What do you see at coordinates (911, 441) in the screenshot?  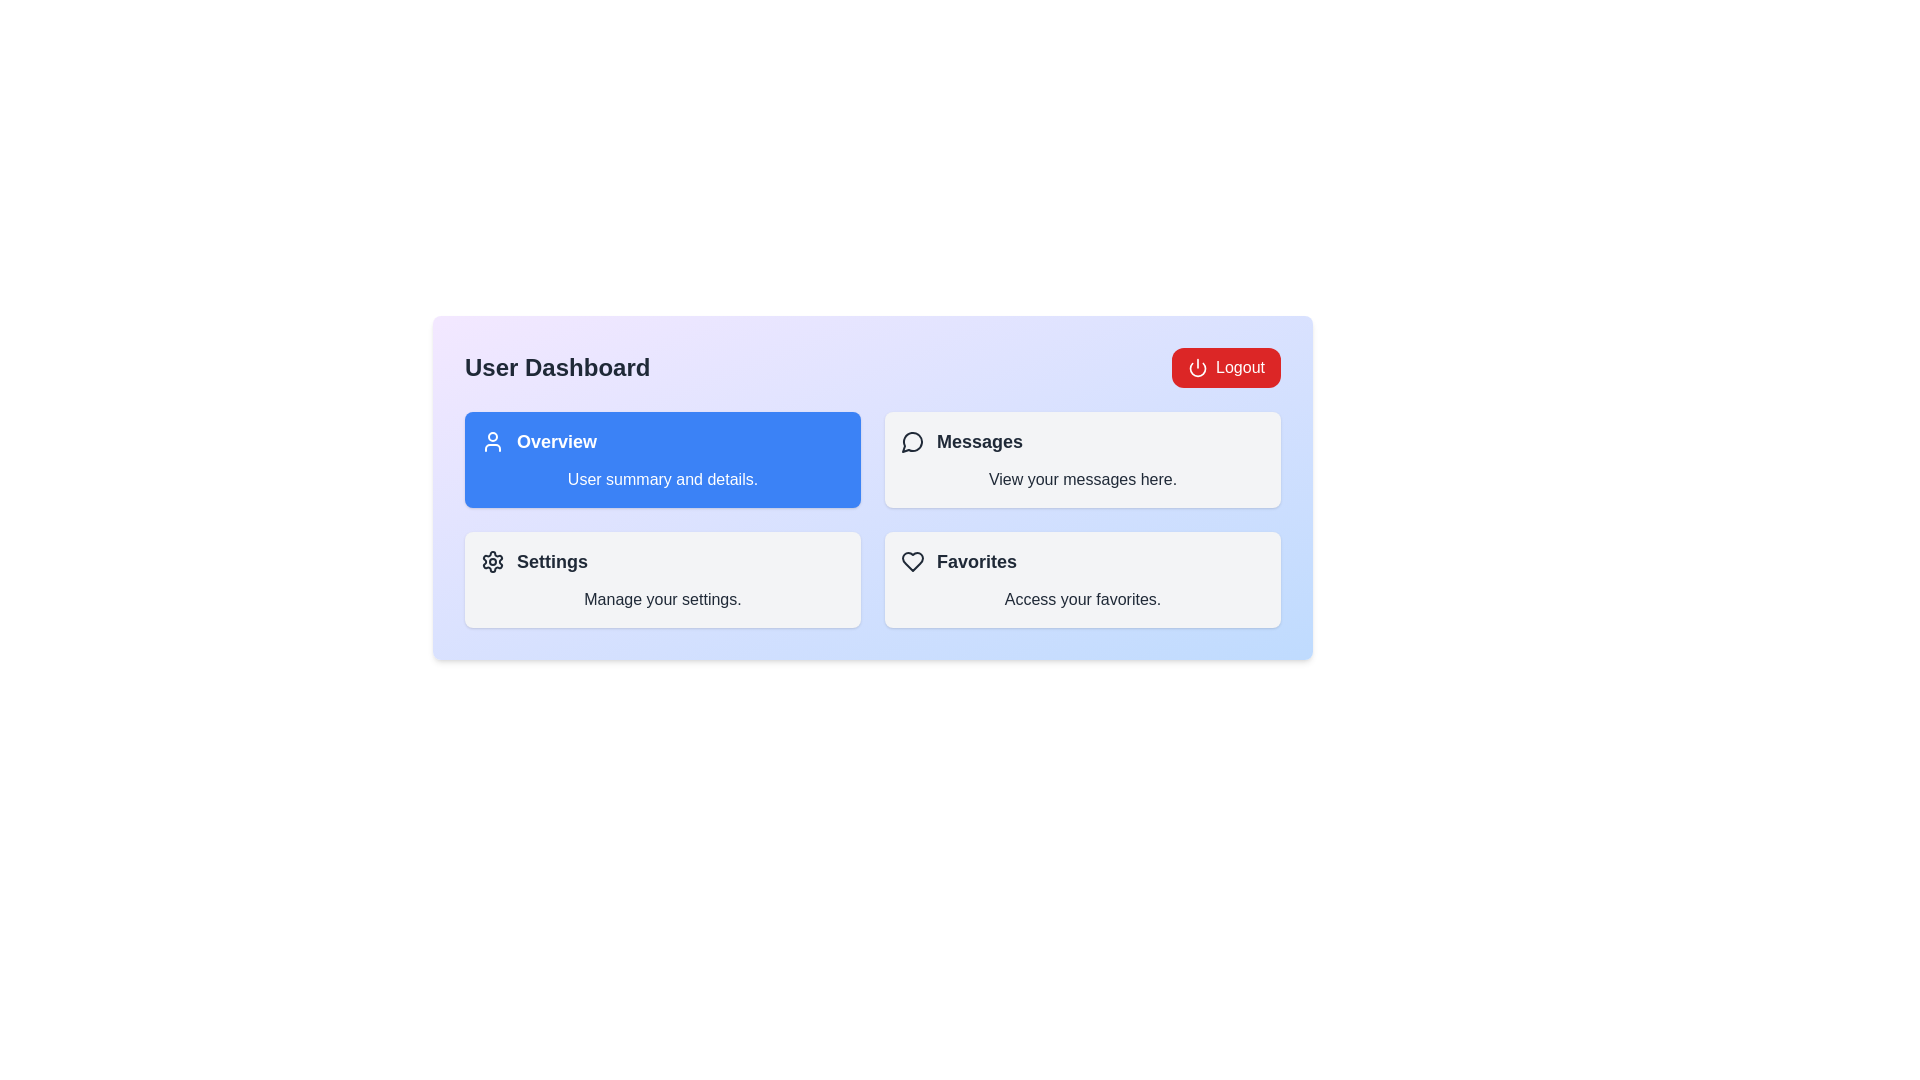 I see `the circular chat bubble icon in the top-right quadrant of the Messages section on the user dashboard as a static visual indicator` at bounding box center [911, 441].